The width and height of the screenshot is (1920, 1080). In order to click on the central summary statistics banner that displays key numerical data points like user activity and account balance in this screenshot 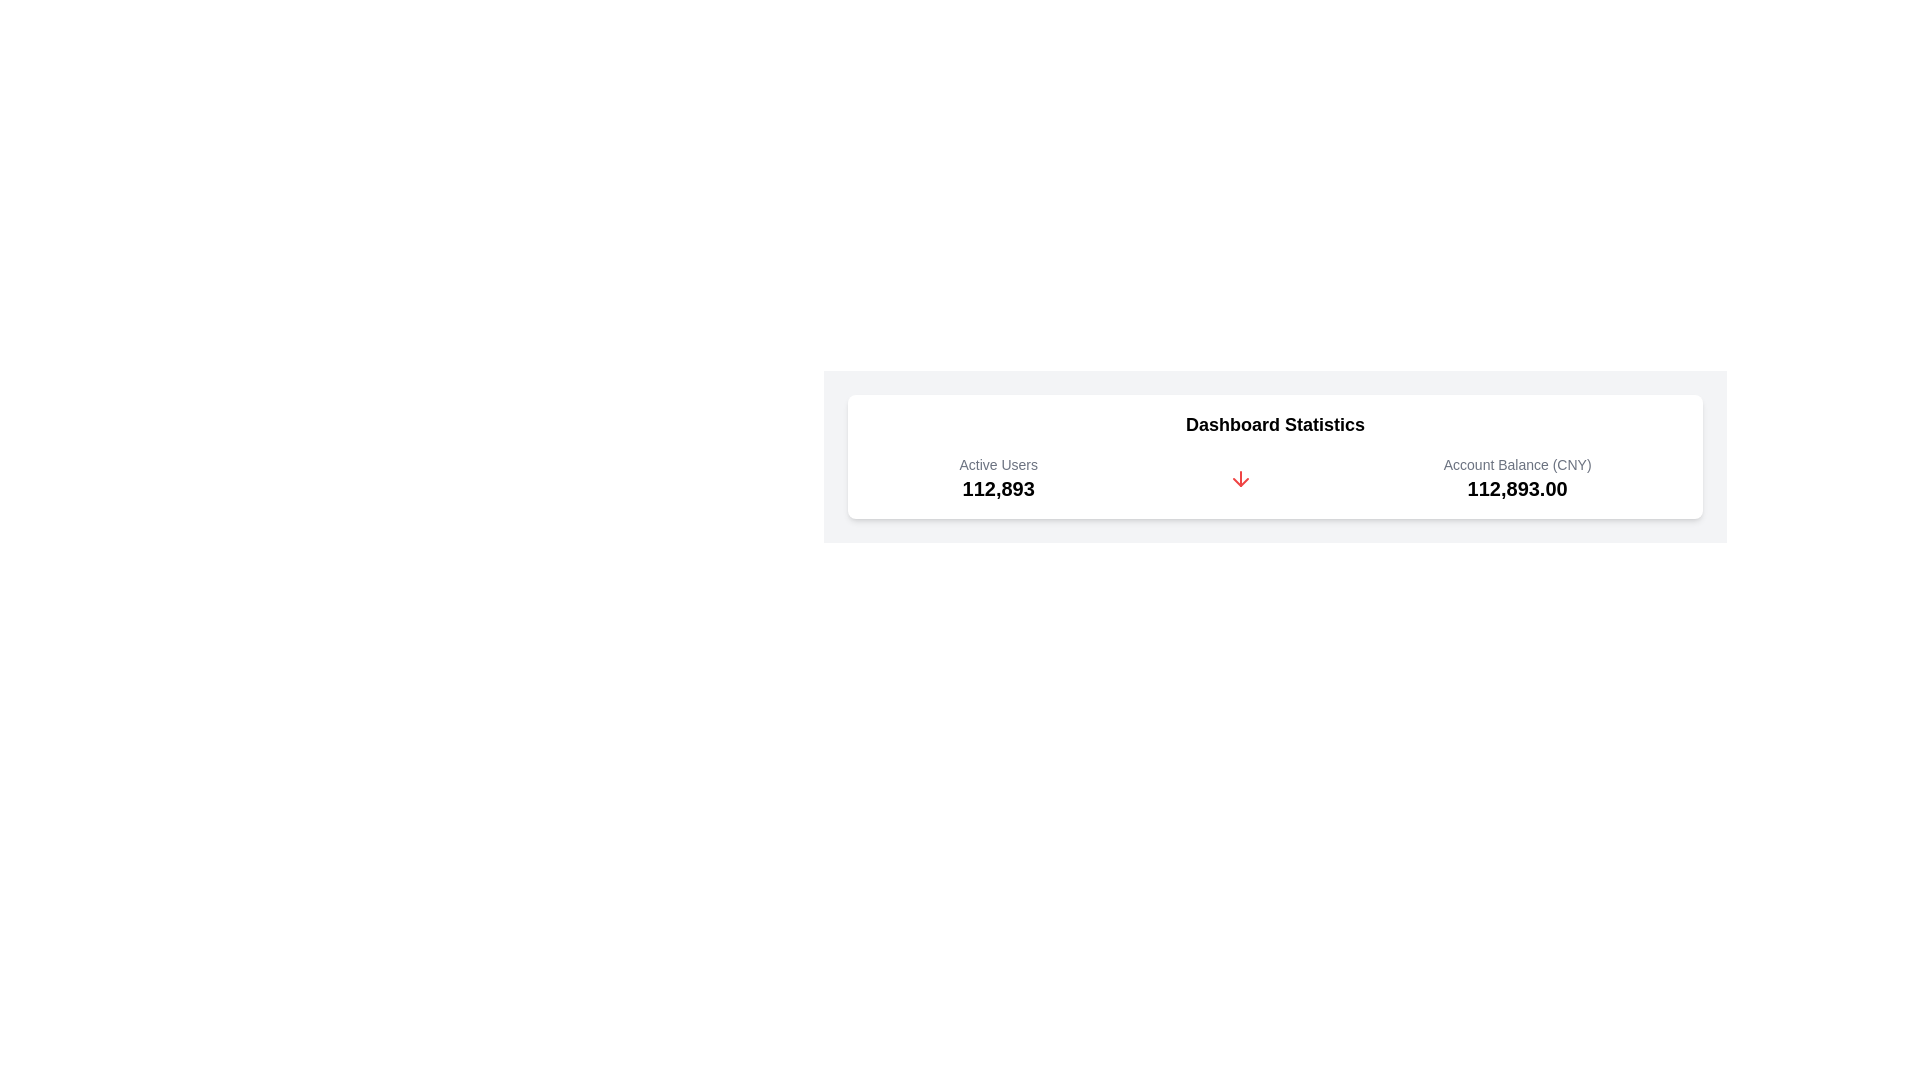, I will do `click(1274, 456)`.